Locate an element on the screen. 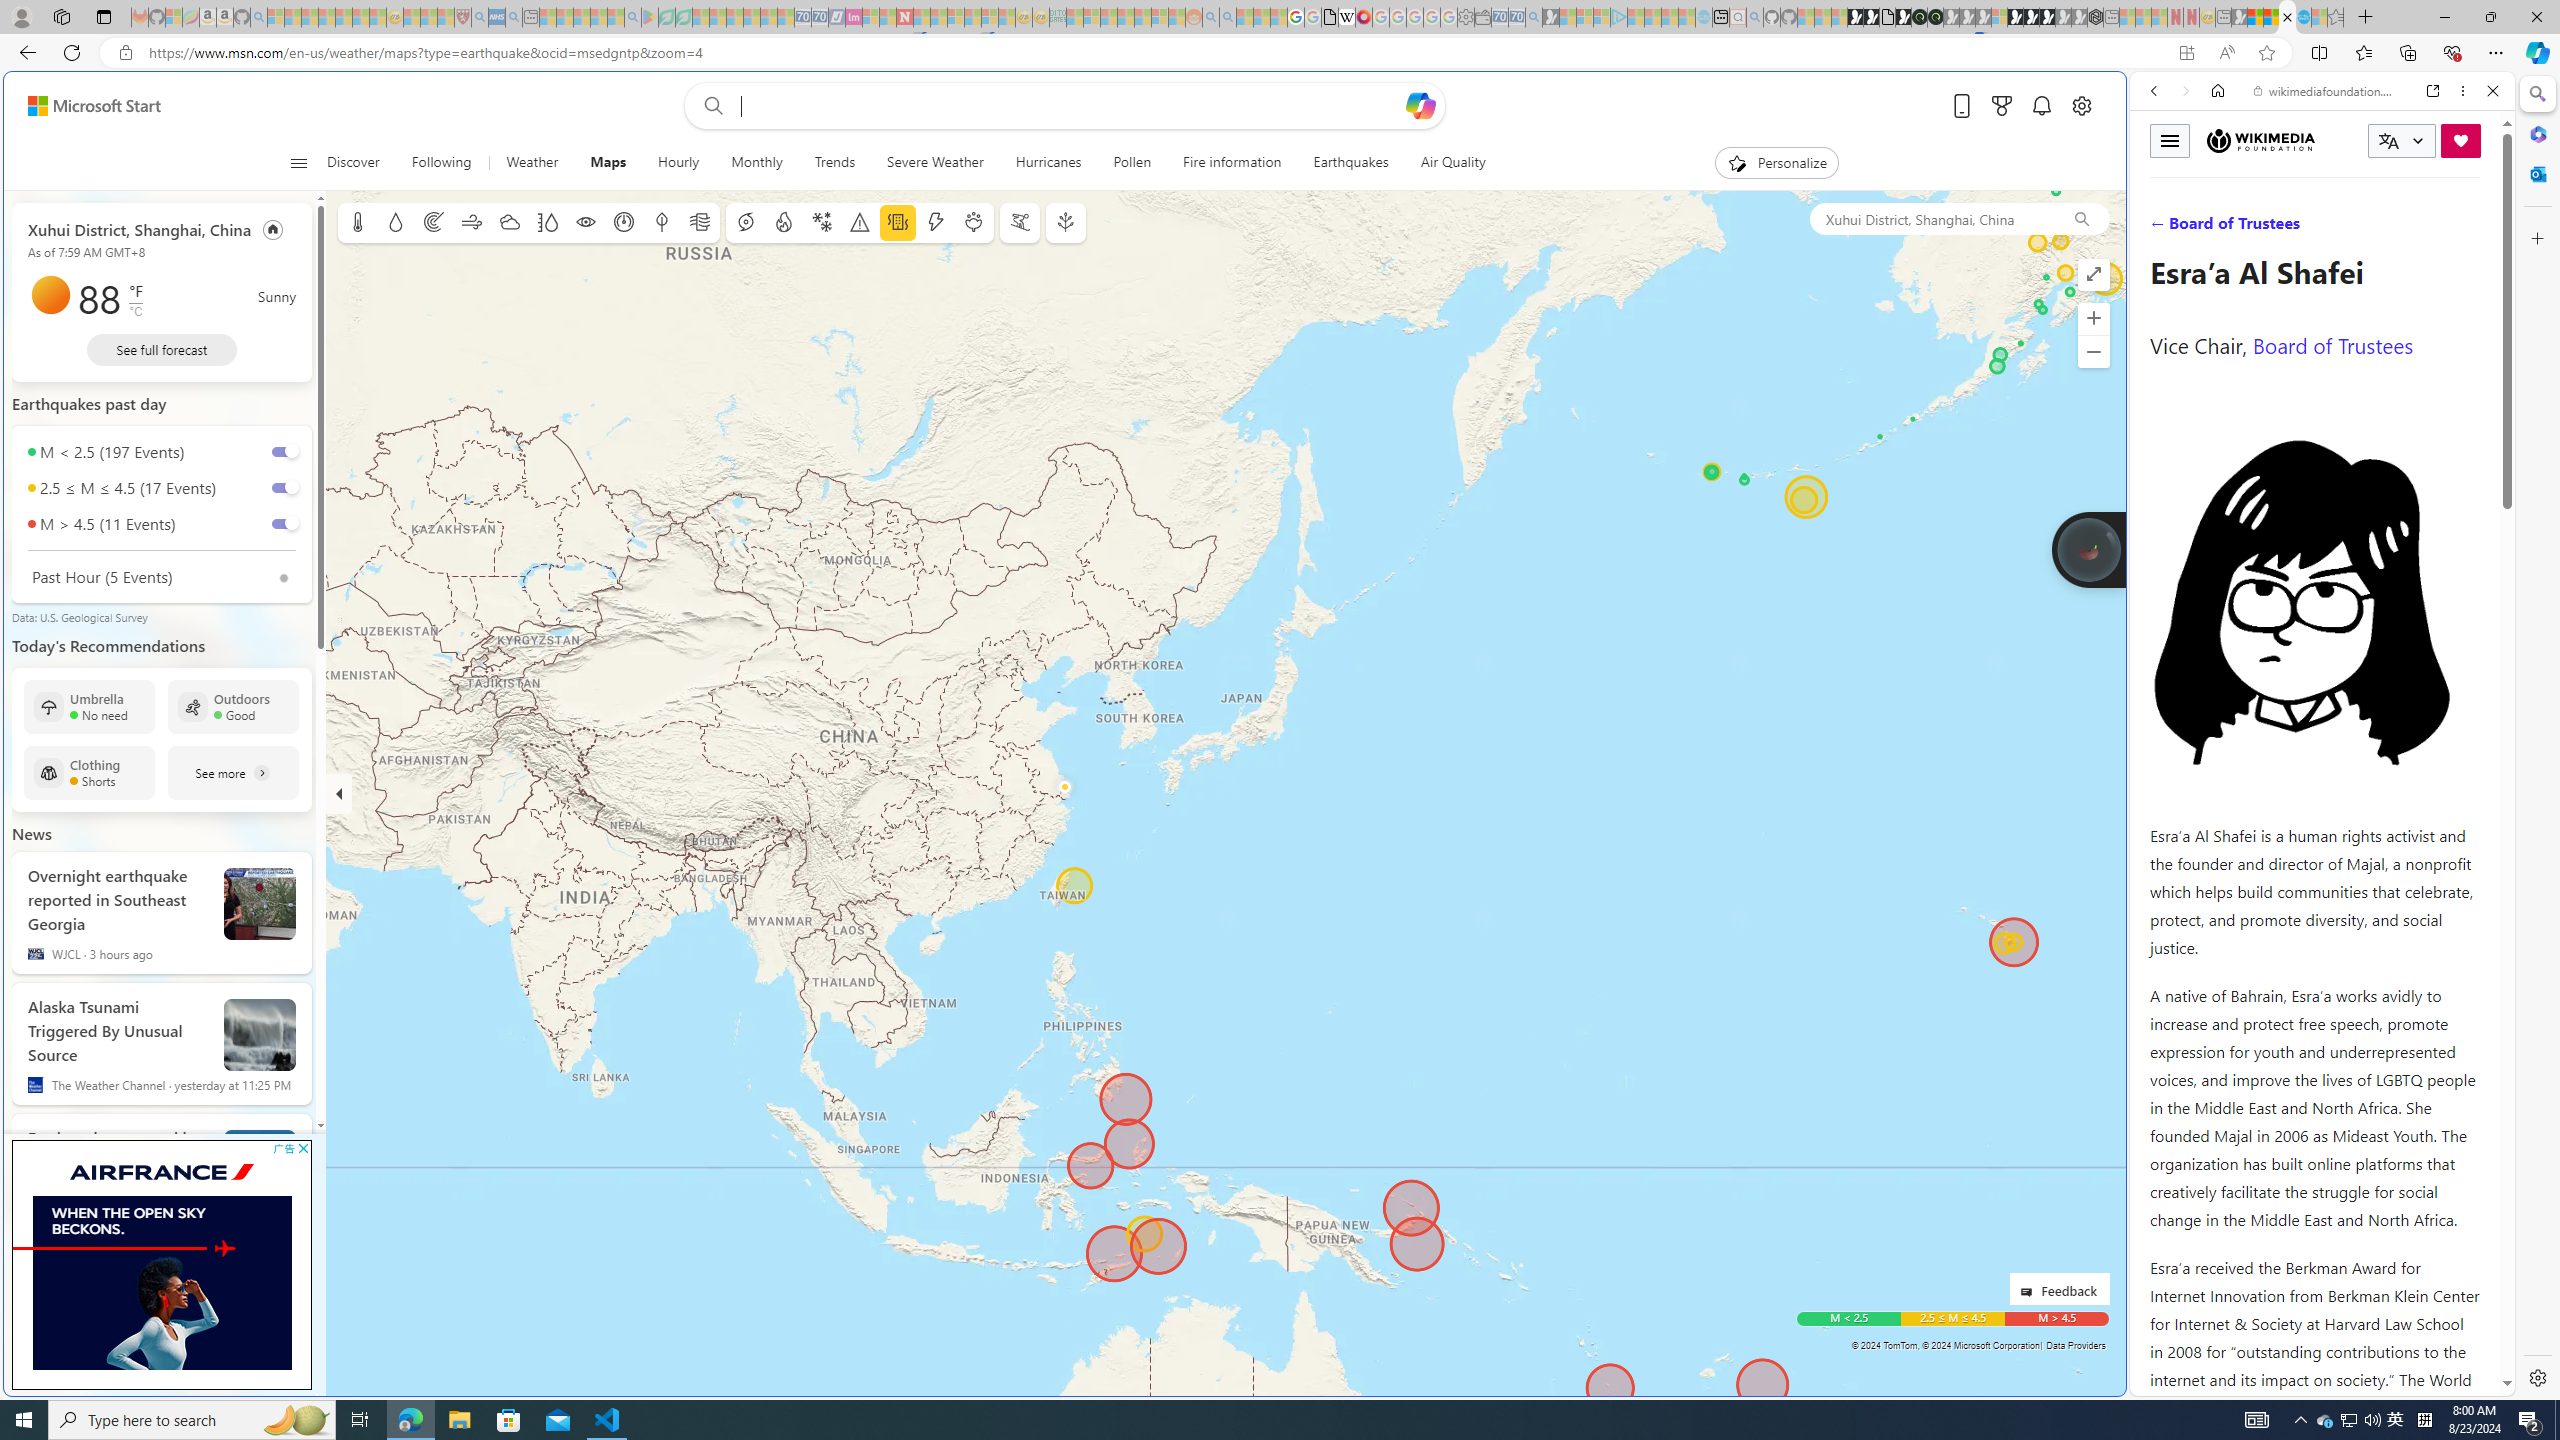 The height and width of the screenshot is (1440, 2560). 'Sea level pressure' is located at coordinates (623, 222).